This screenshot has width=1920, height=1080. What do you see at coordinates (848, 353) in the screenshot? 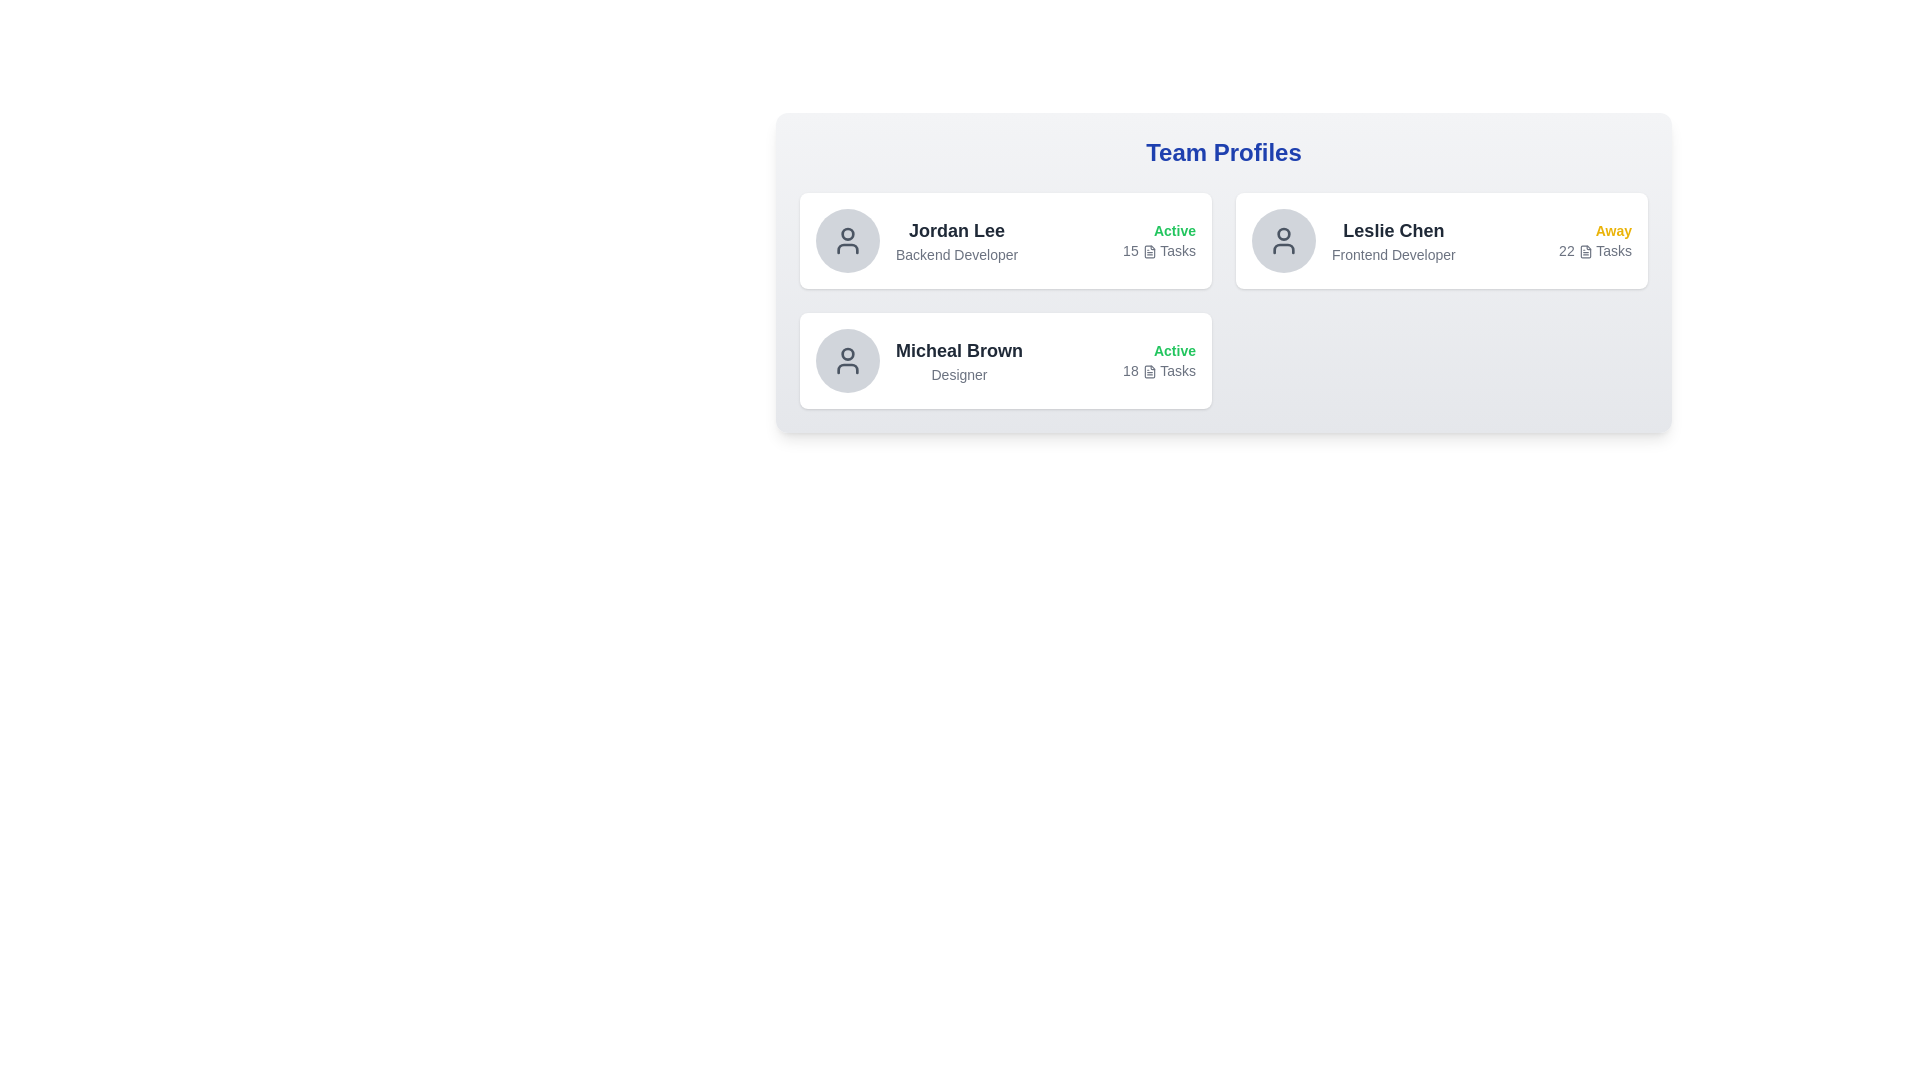
I see `the circular SVG icon representing the user 'Michael Brown' located near the profile information` at bounding box center [848, 353].